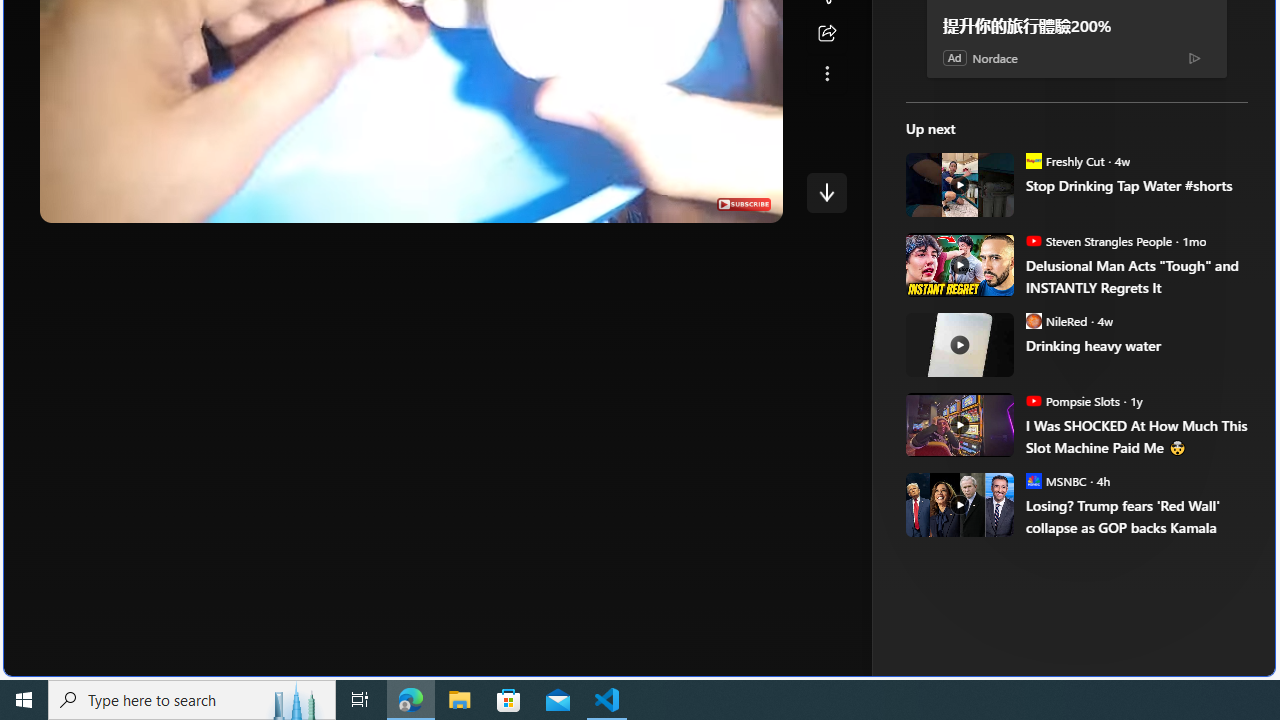  What do you see at coordinates (1055, 319) in the screenshot?
I see `'NileRed NileRed'` at bounding box center [1055, 319].